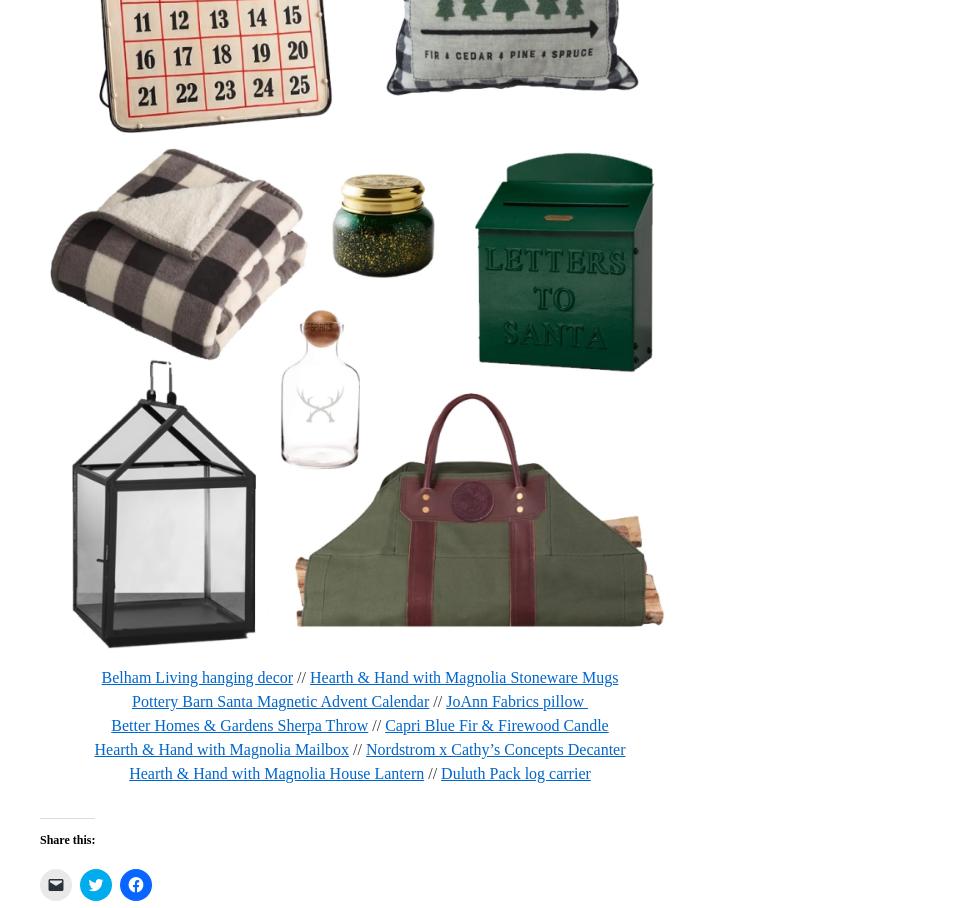  What do you see at coordinates (128, 771) in the screenshot?
I see `'Hearth & Hand with Magnolia House Lantern'` at bounding box center [128, 771].